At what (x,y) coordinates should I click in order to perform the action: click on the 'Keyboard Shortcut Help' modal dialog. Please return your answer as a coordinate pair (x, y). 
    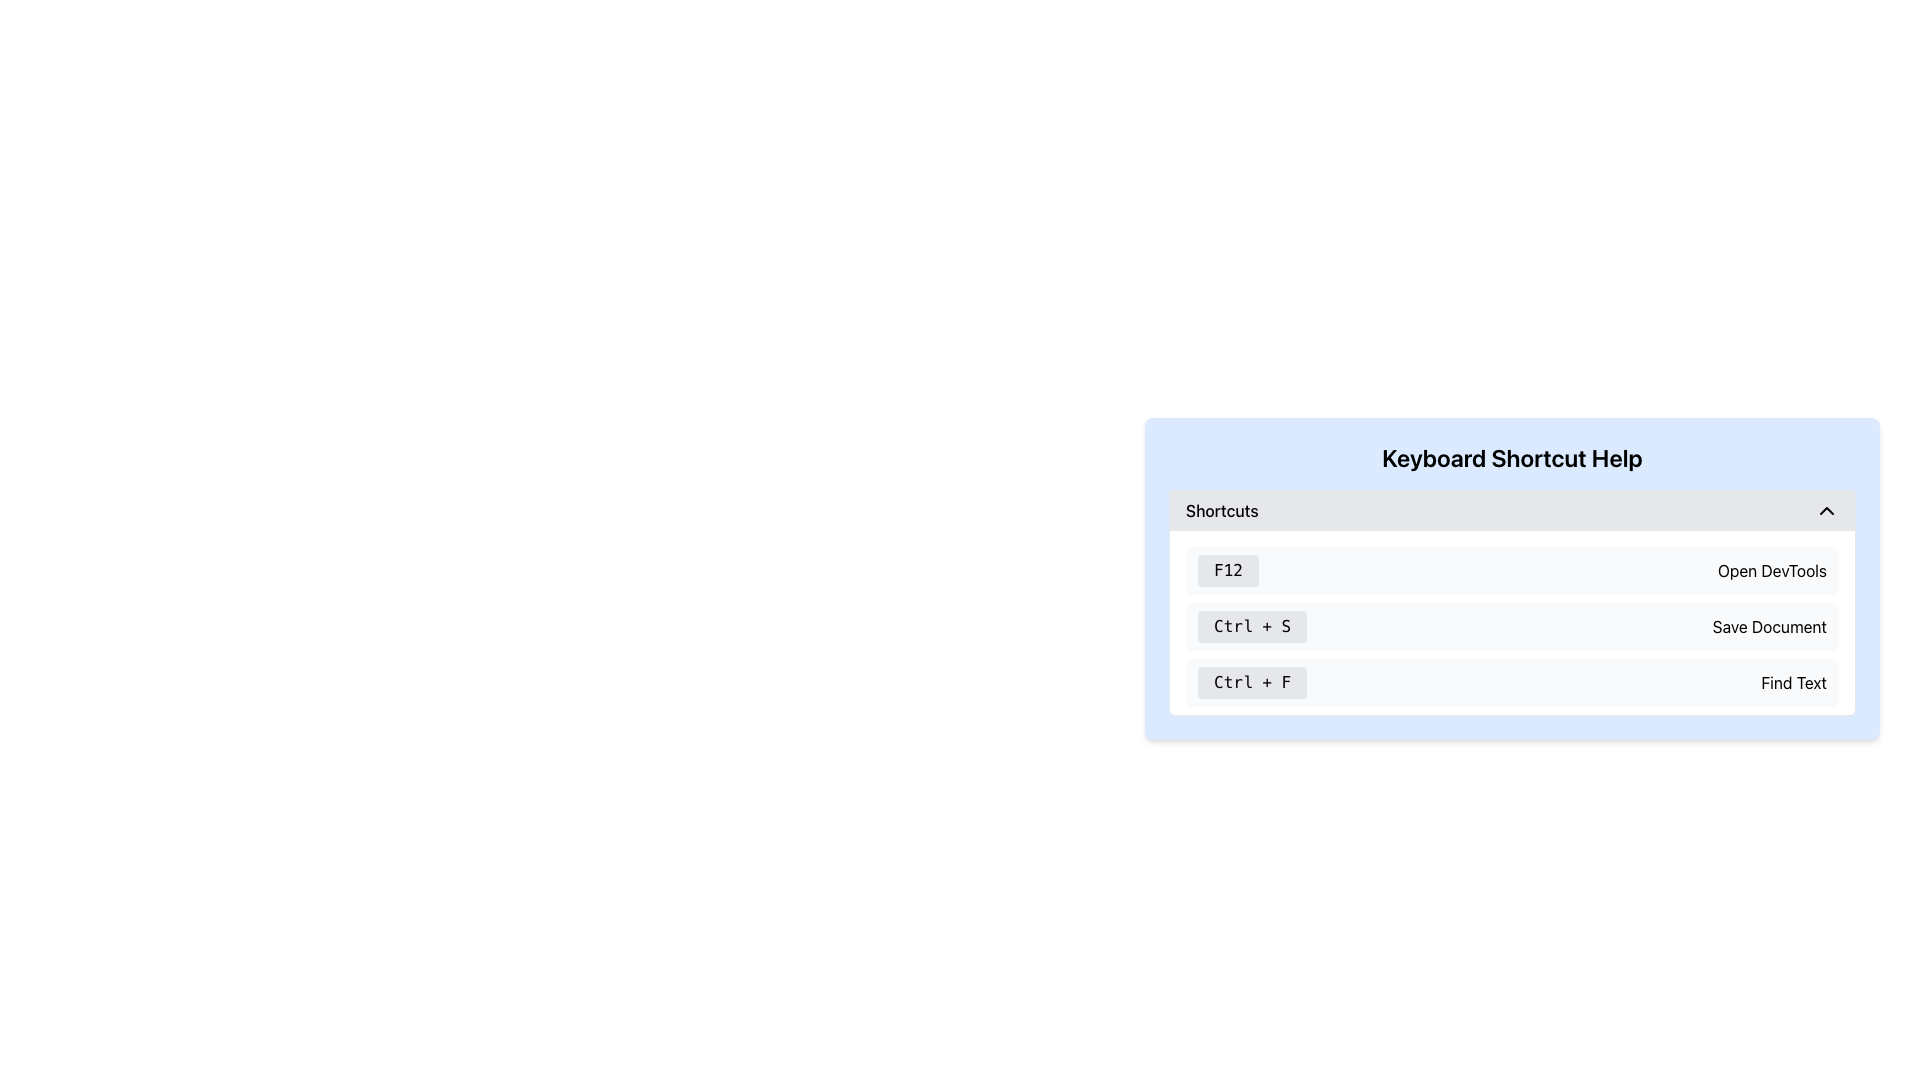
    Looking at the image, I should click on (1512, 648).